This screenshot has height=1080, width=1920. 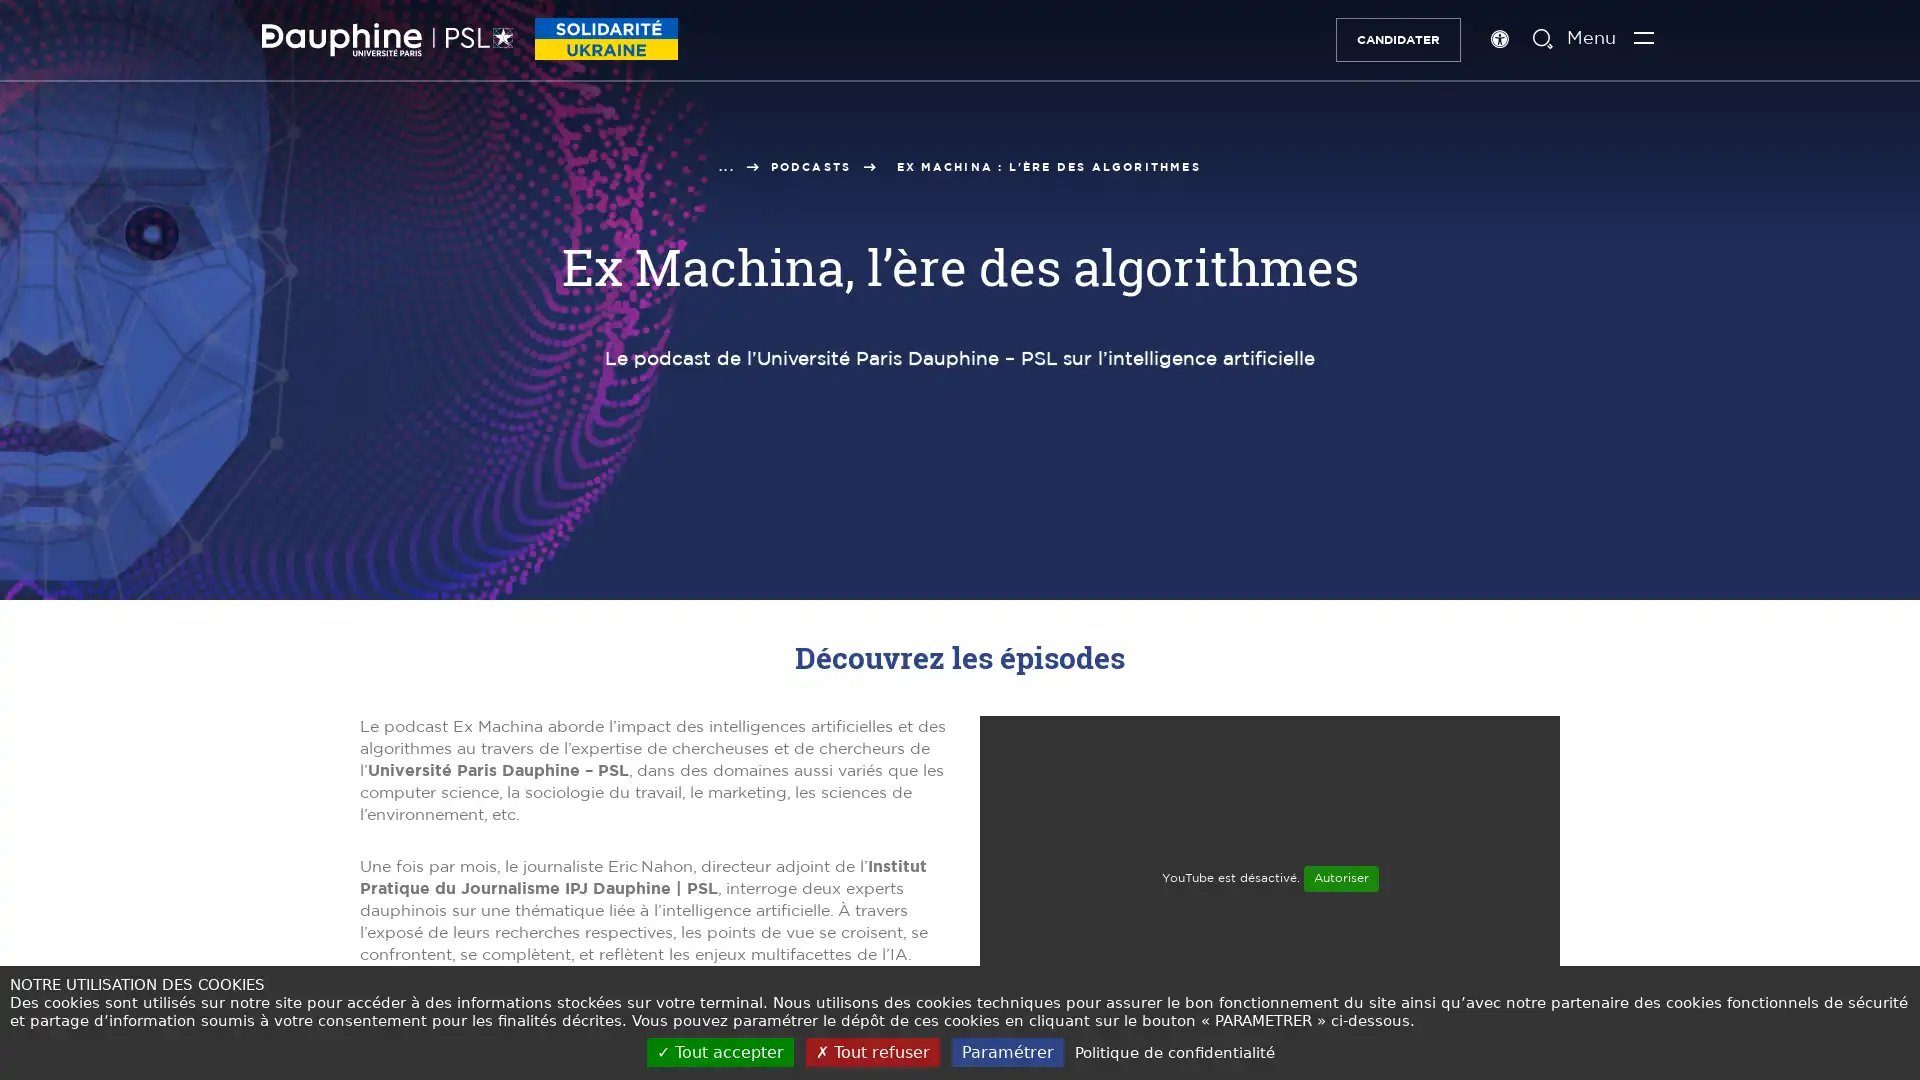 I want to click on Tout refuser, so click(x=872, y=1051).